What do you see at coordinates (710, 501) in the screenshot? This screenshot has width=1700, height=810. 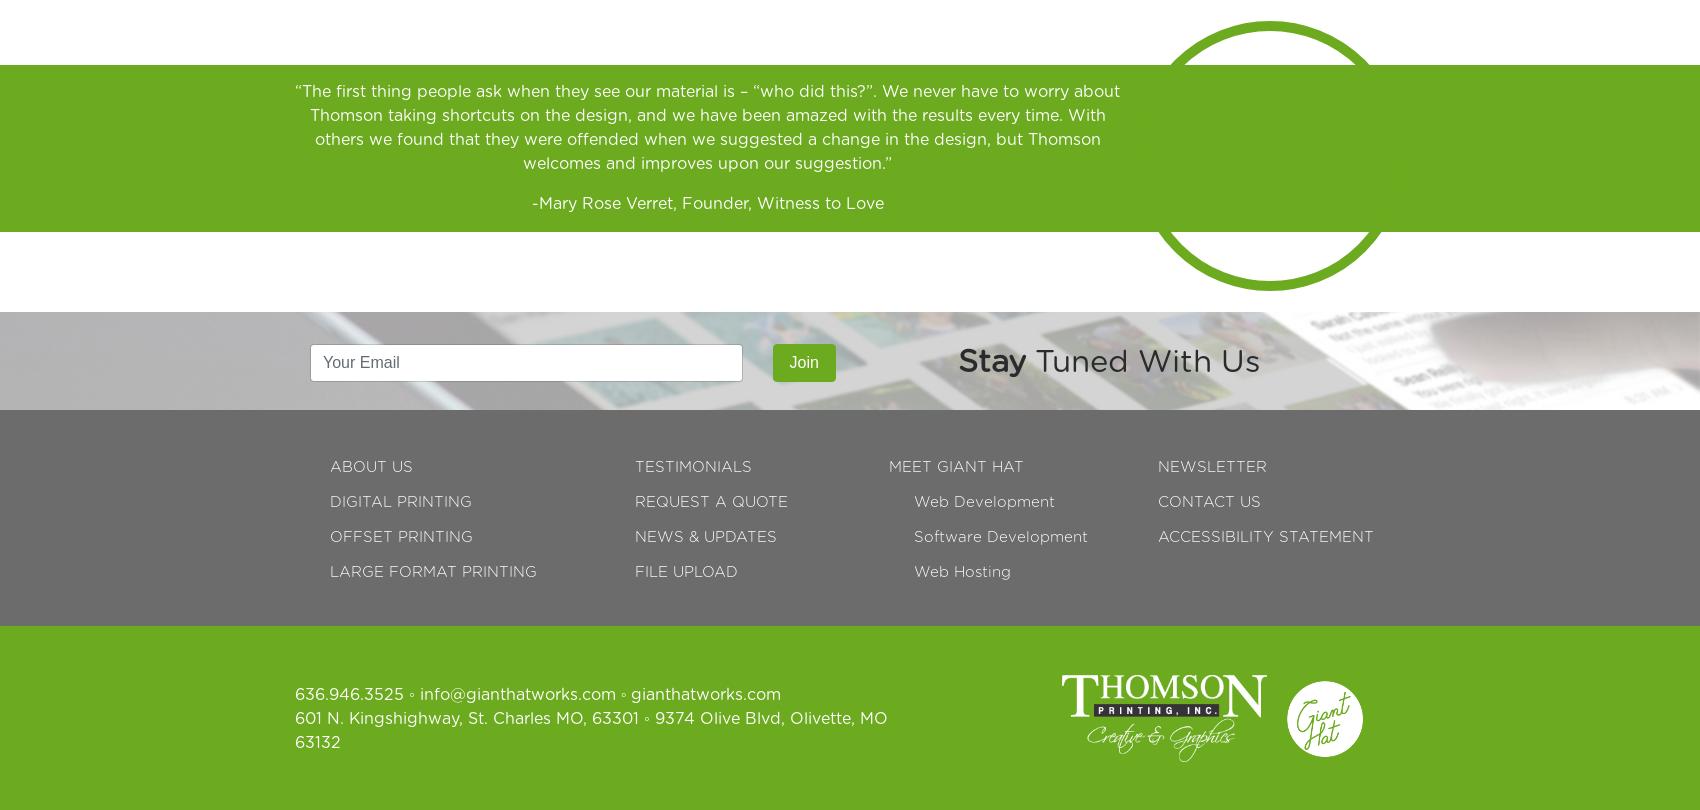 I see `'Request a Quote'` at bounding box center [710, 501].